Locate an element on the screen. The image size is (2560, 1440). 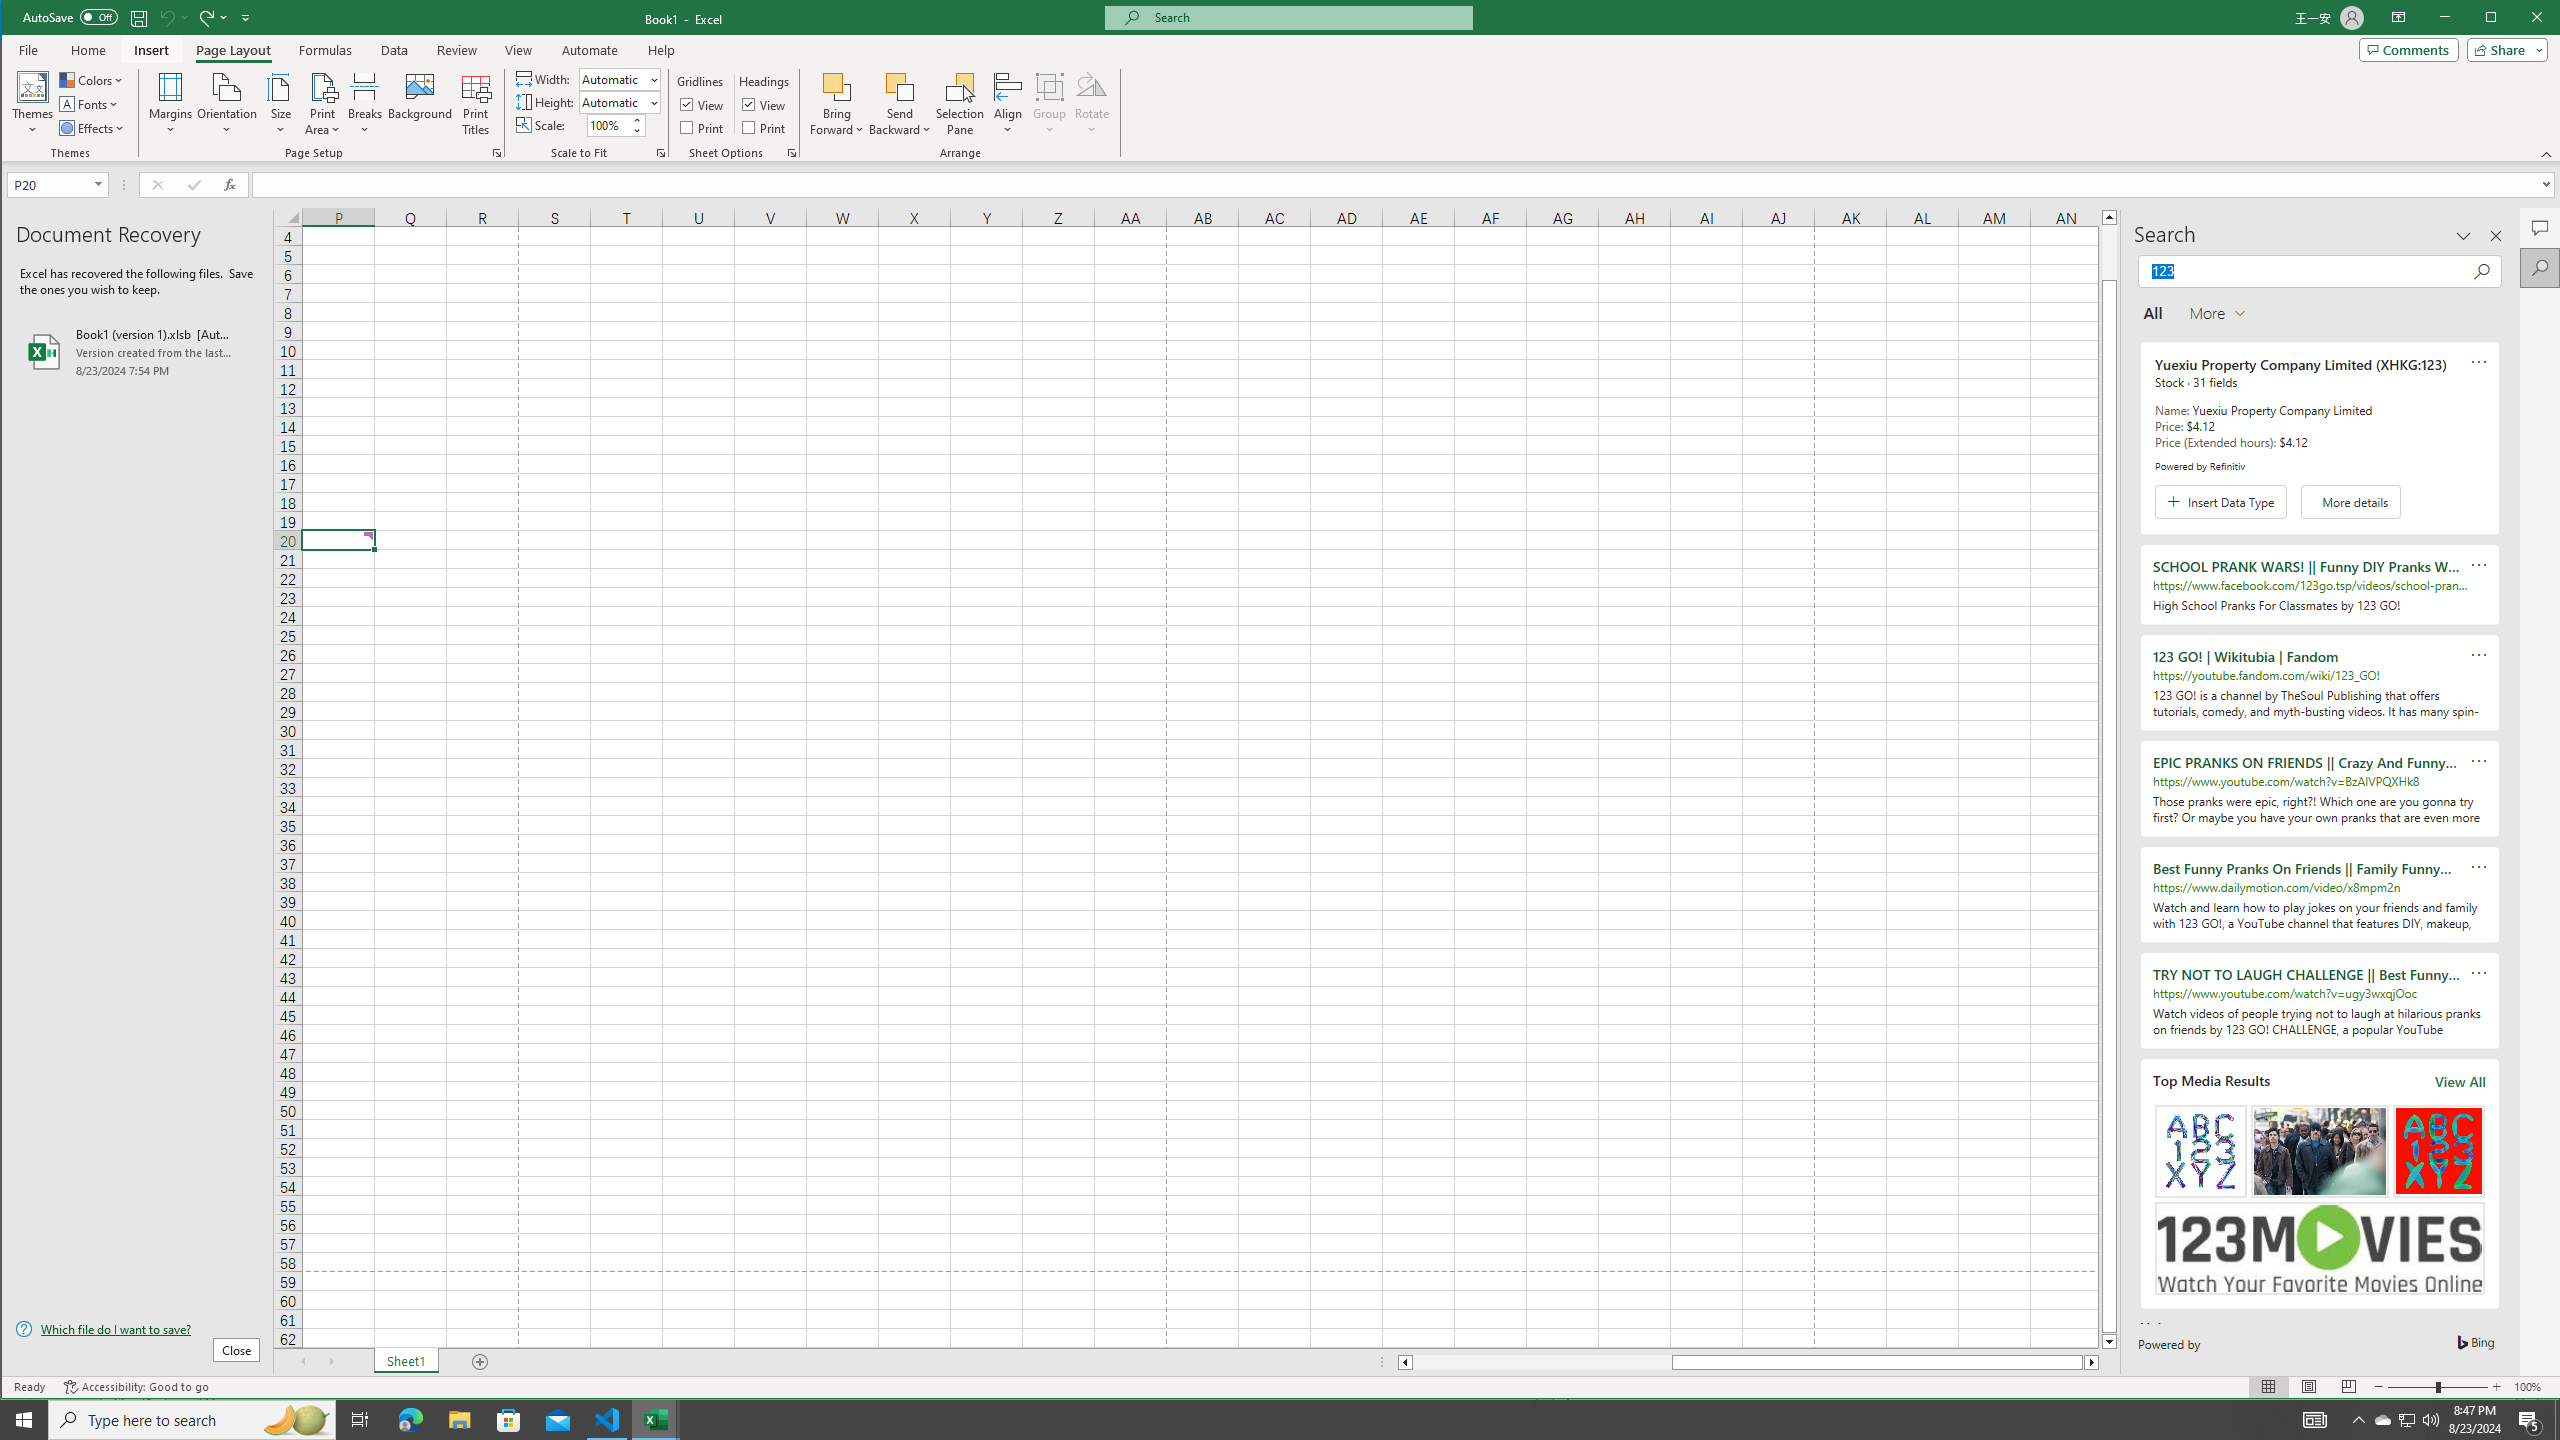
'Sheet Options' is located at coordinates (790, 153).